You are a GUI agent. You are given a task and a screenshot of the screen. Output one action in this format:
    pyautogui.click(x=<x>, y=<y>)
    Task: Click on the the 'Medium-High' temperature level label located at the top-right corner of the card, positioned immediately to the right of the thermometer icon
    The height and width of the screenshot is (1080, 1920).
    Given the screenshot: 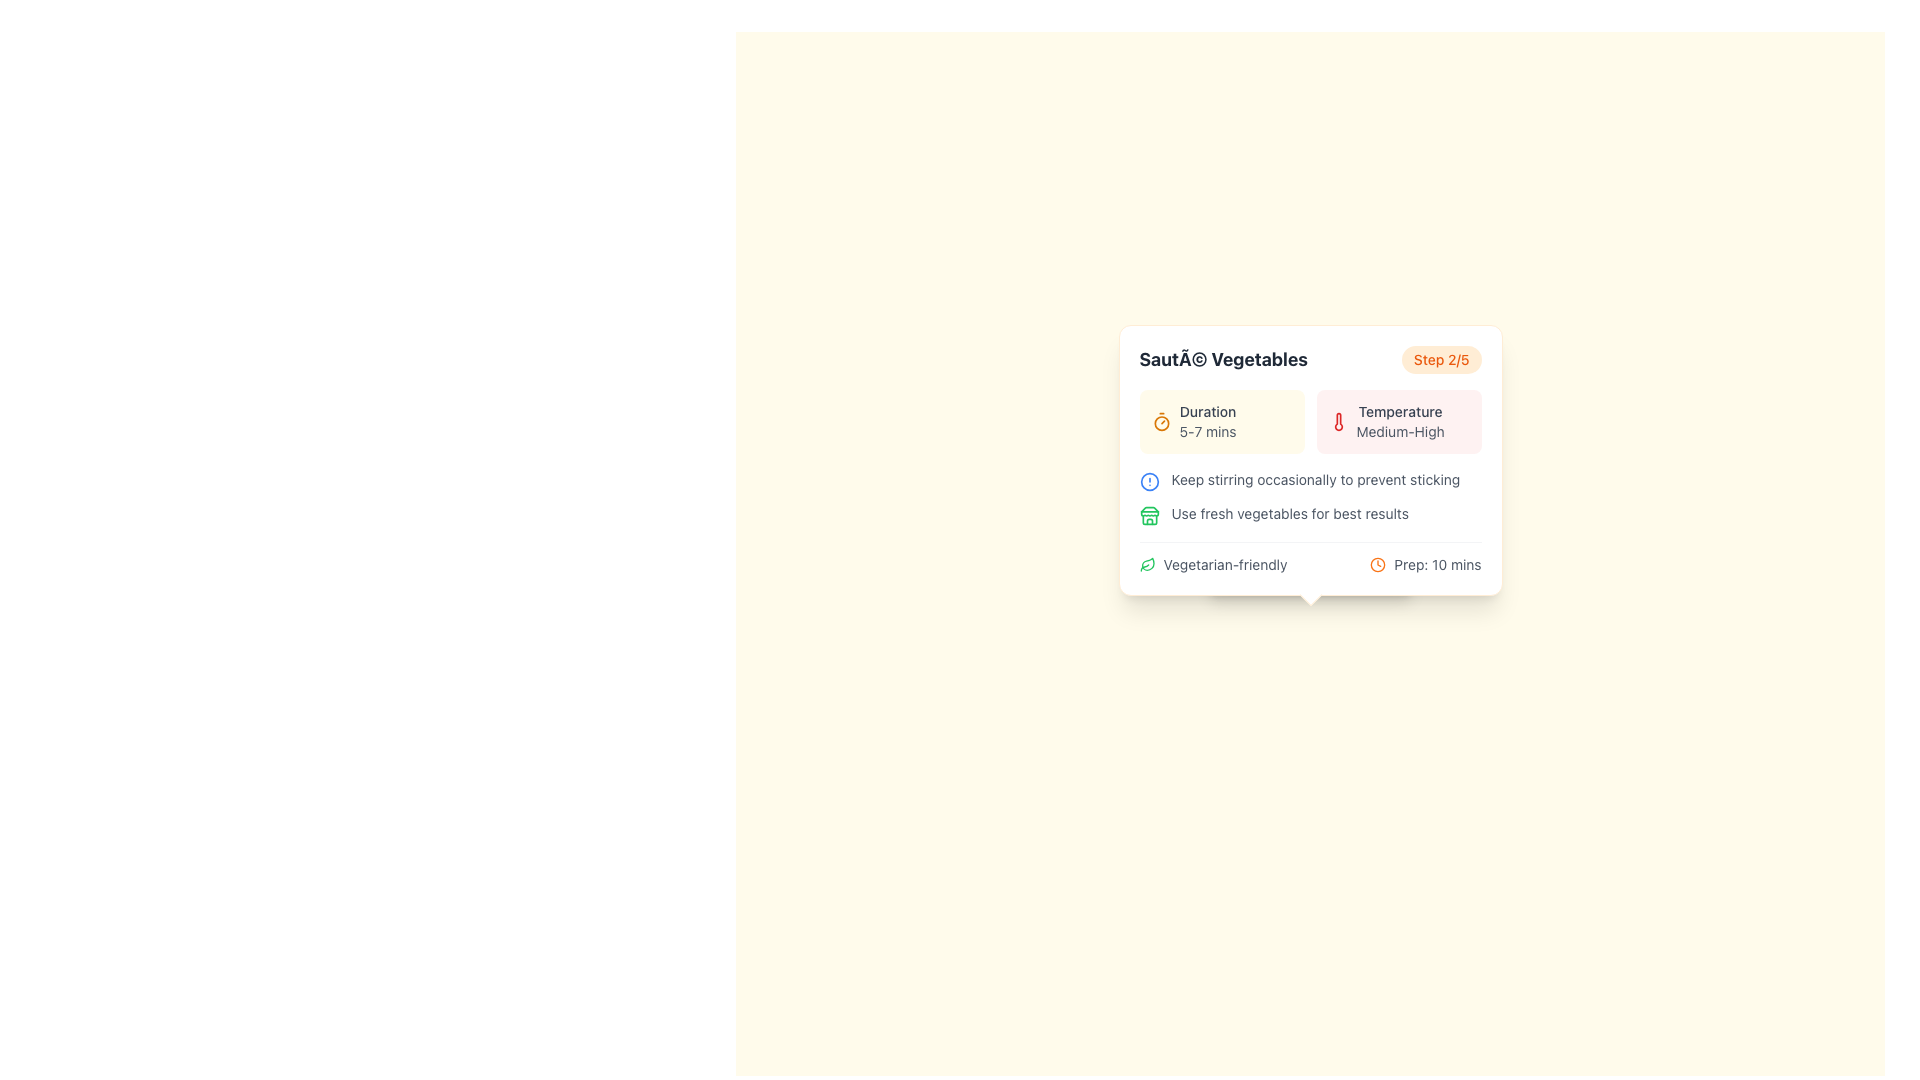 What is the action you would take?
    pyautogui.click(x=1399, y=420)
    